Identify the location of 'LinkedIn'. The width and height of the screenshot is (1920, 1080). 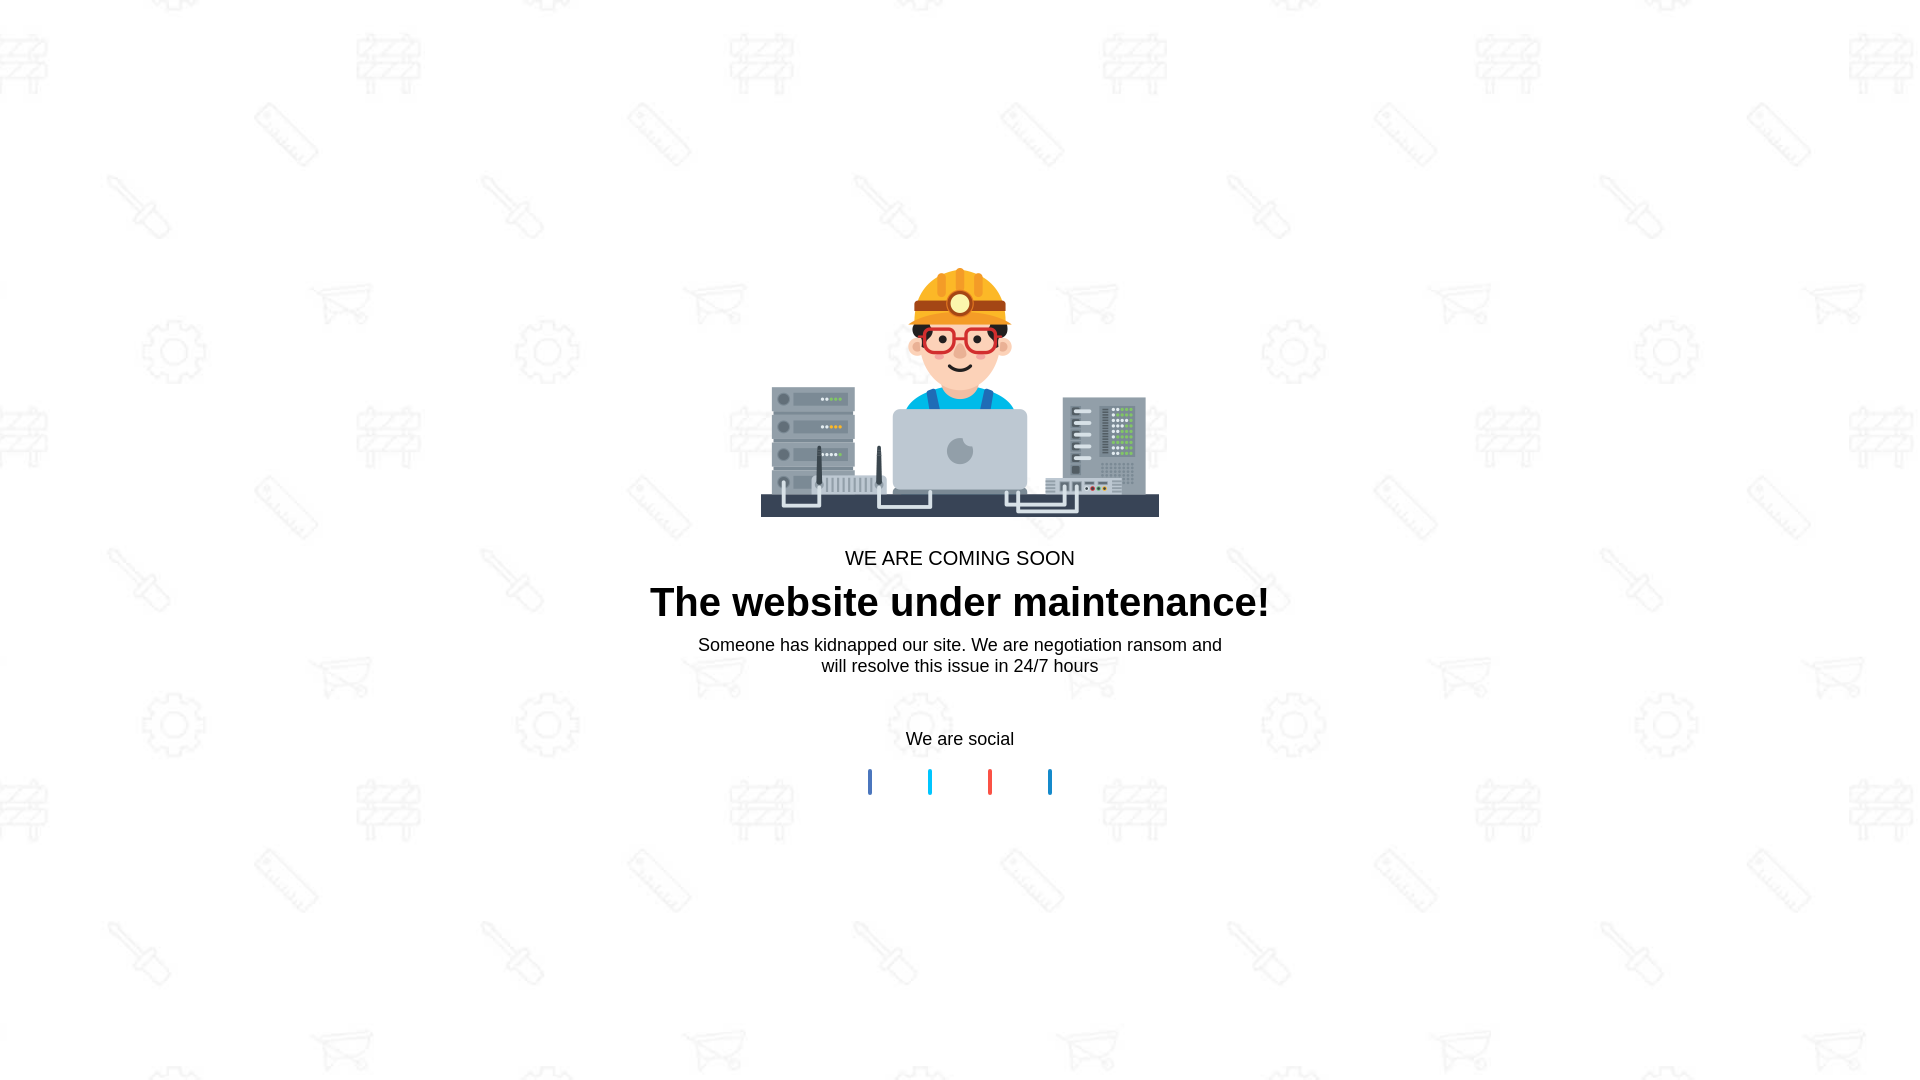
(1049, 781).